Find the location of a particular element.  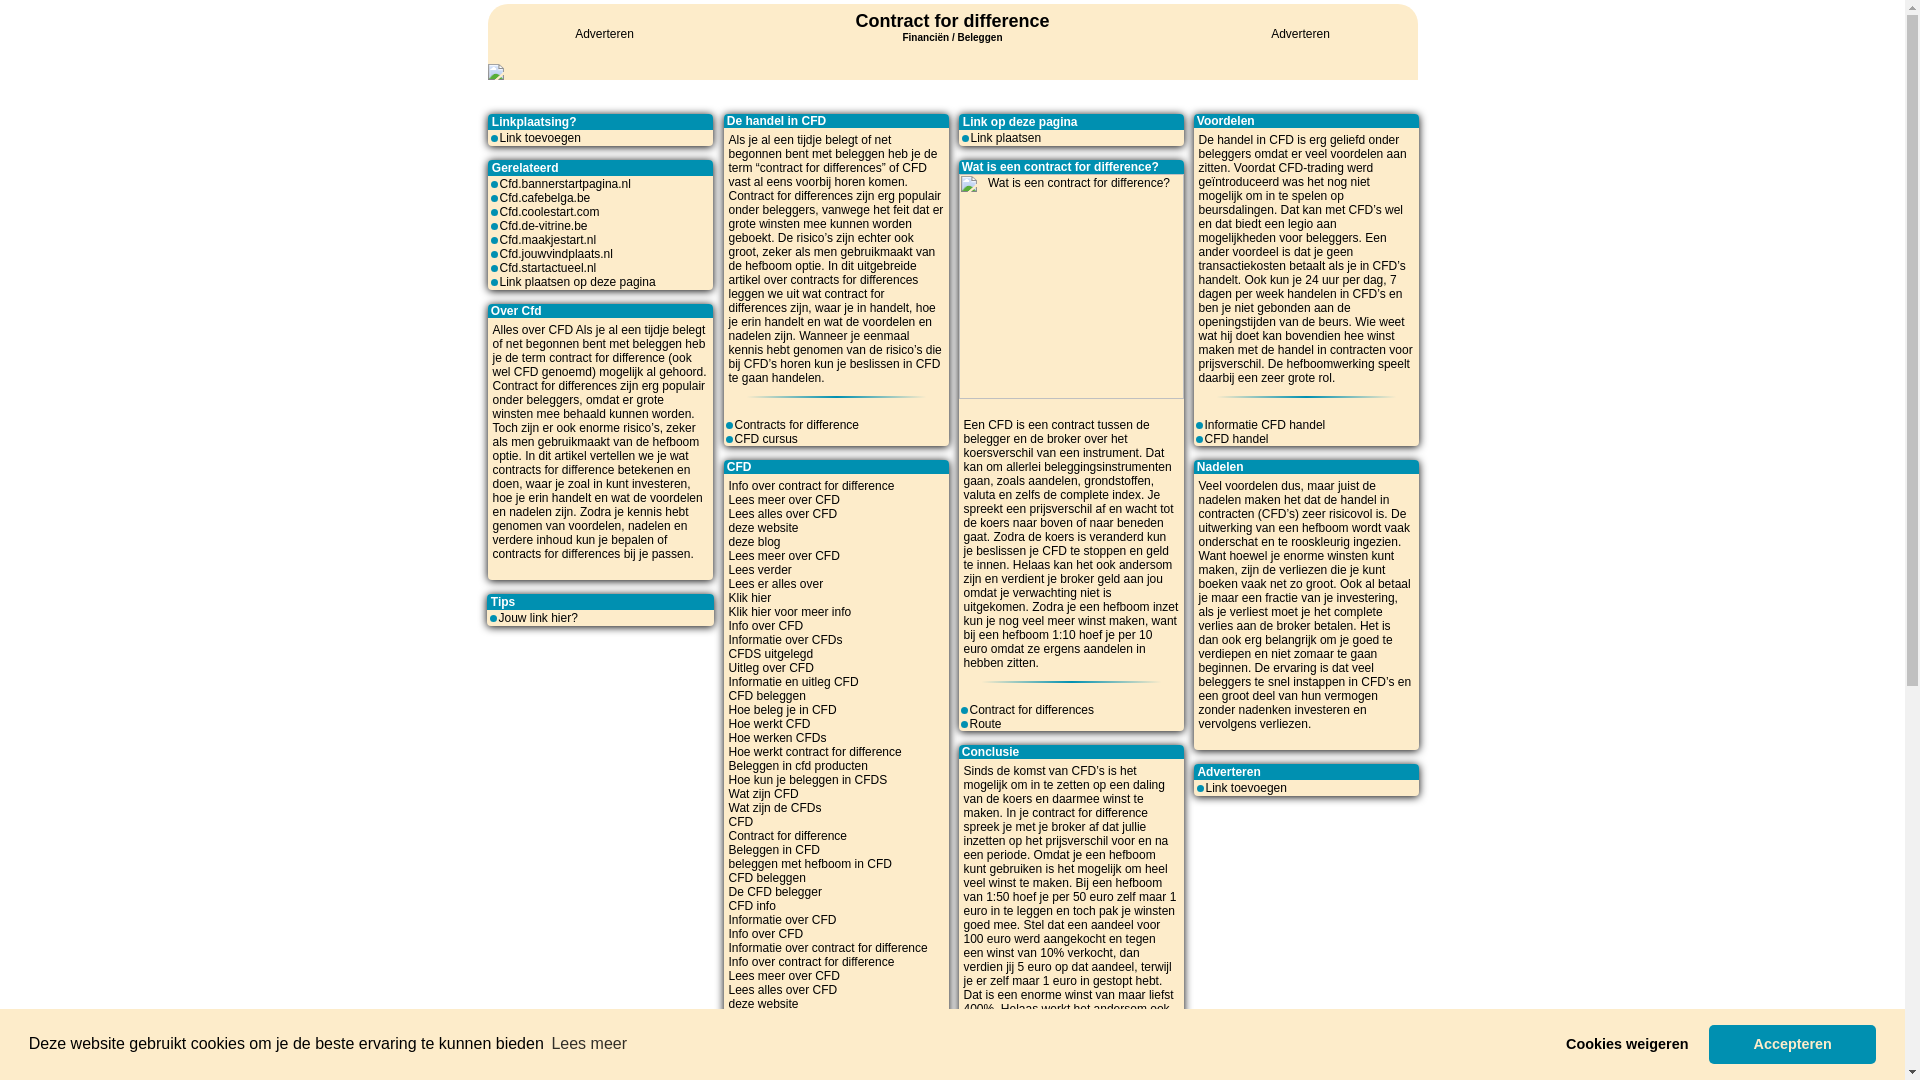

'CFD beleggen' is located at coordinates (727, 694).